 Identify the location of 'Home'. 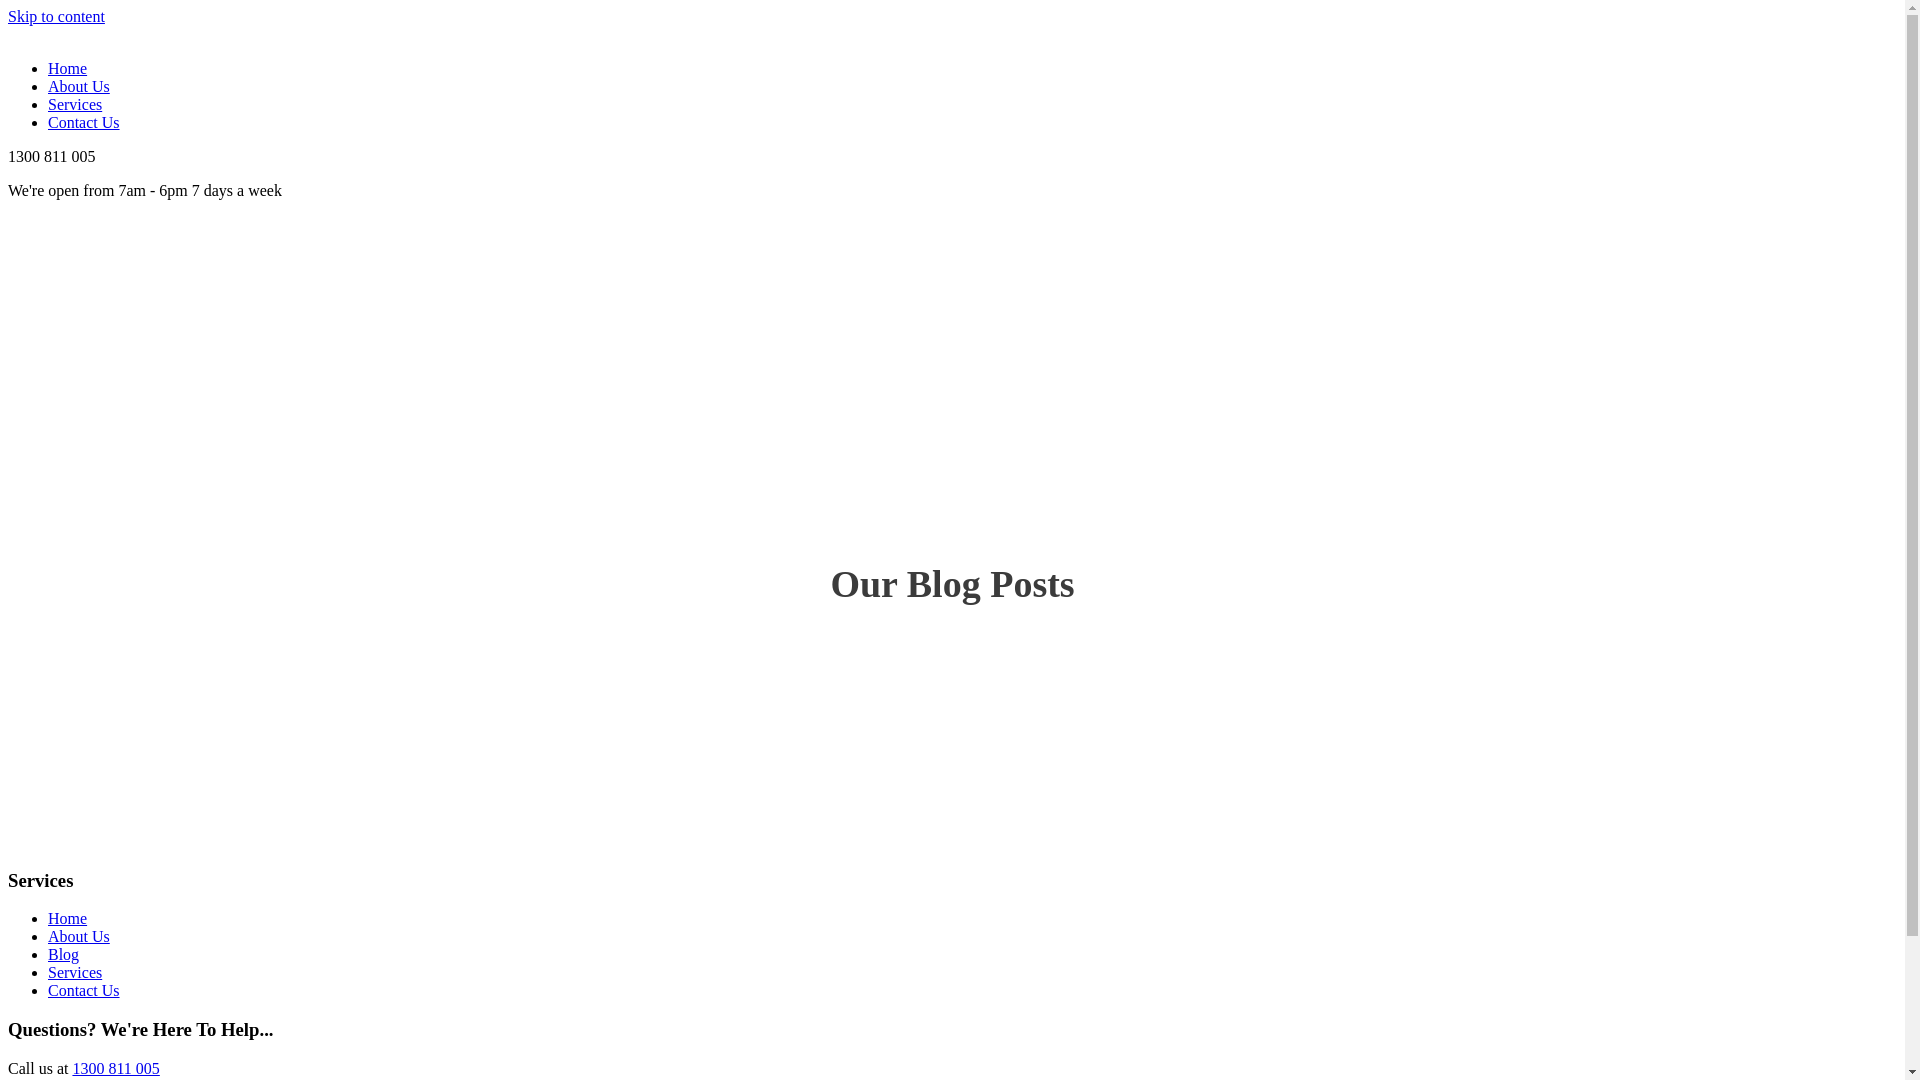
(67, 918).